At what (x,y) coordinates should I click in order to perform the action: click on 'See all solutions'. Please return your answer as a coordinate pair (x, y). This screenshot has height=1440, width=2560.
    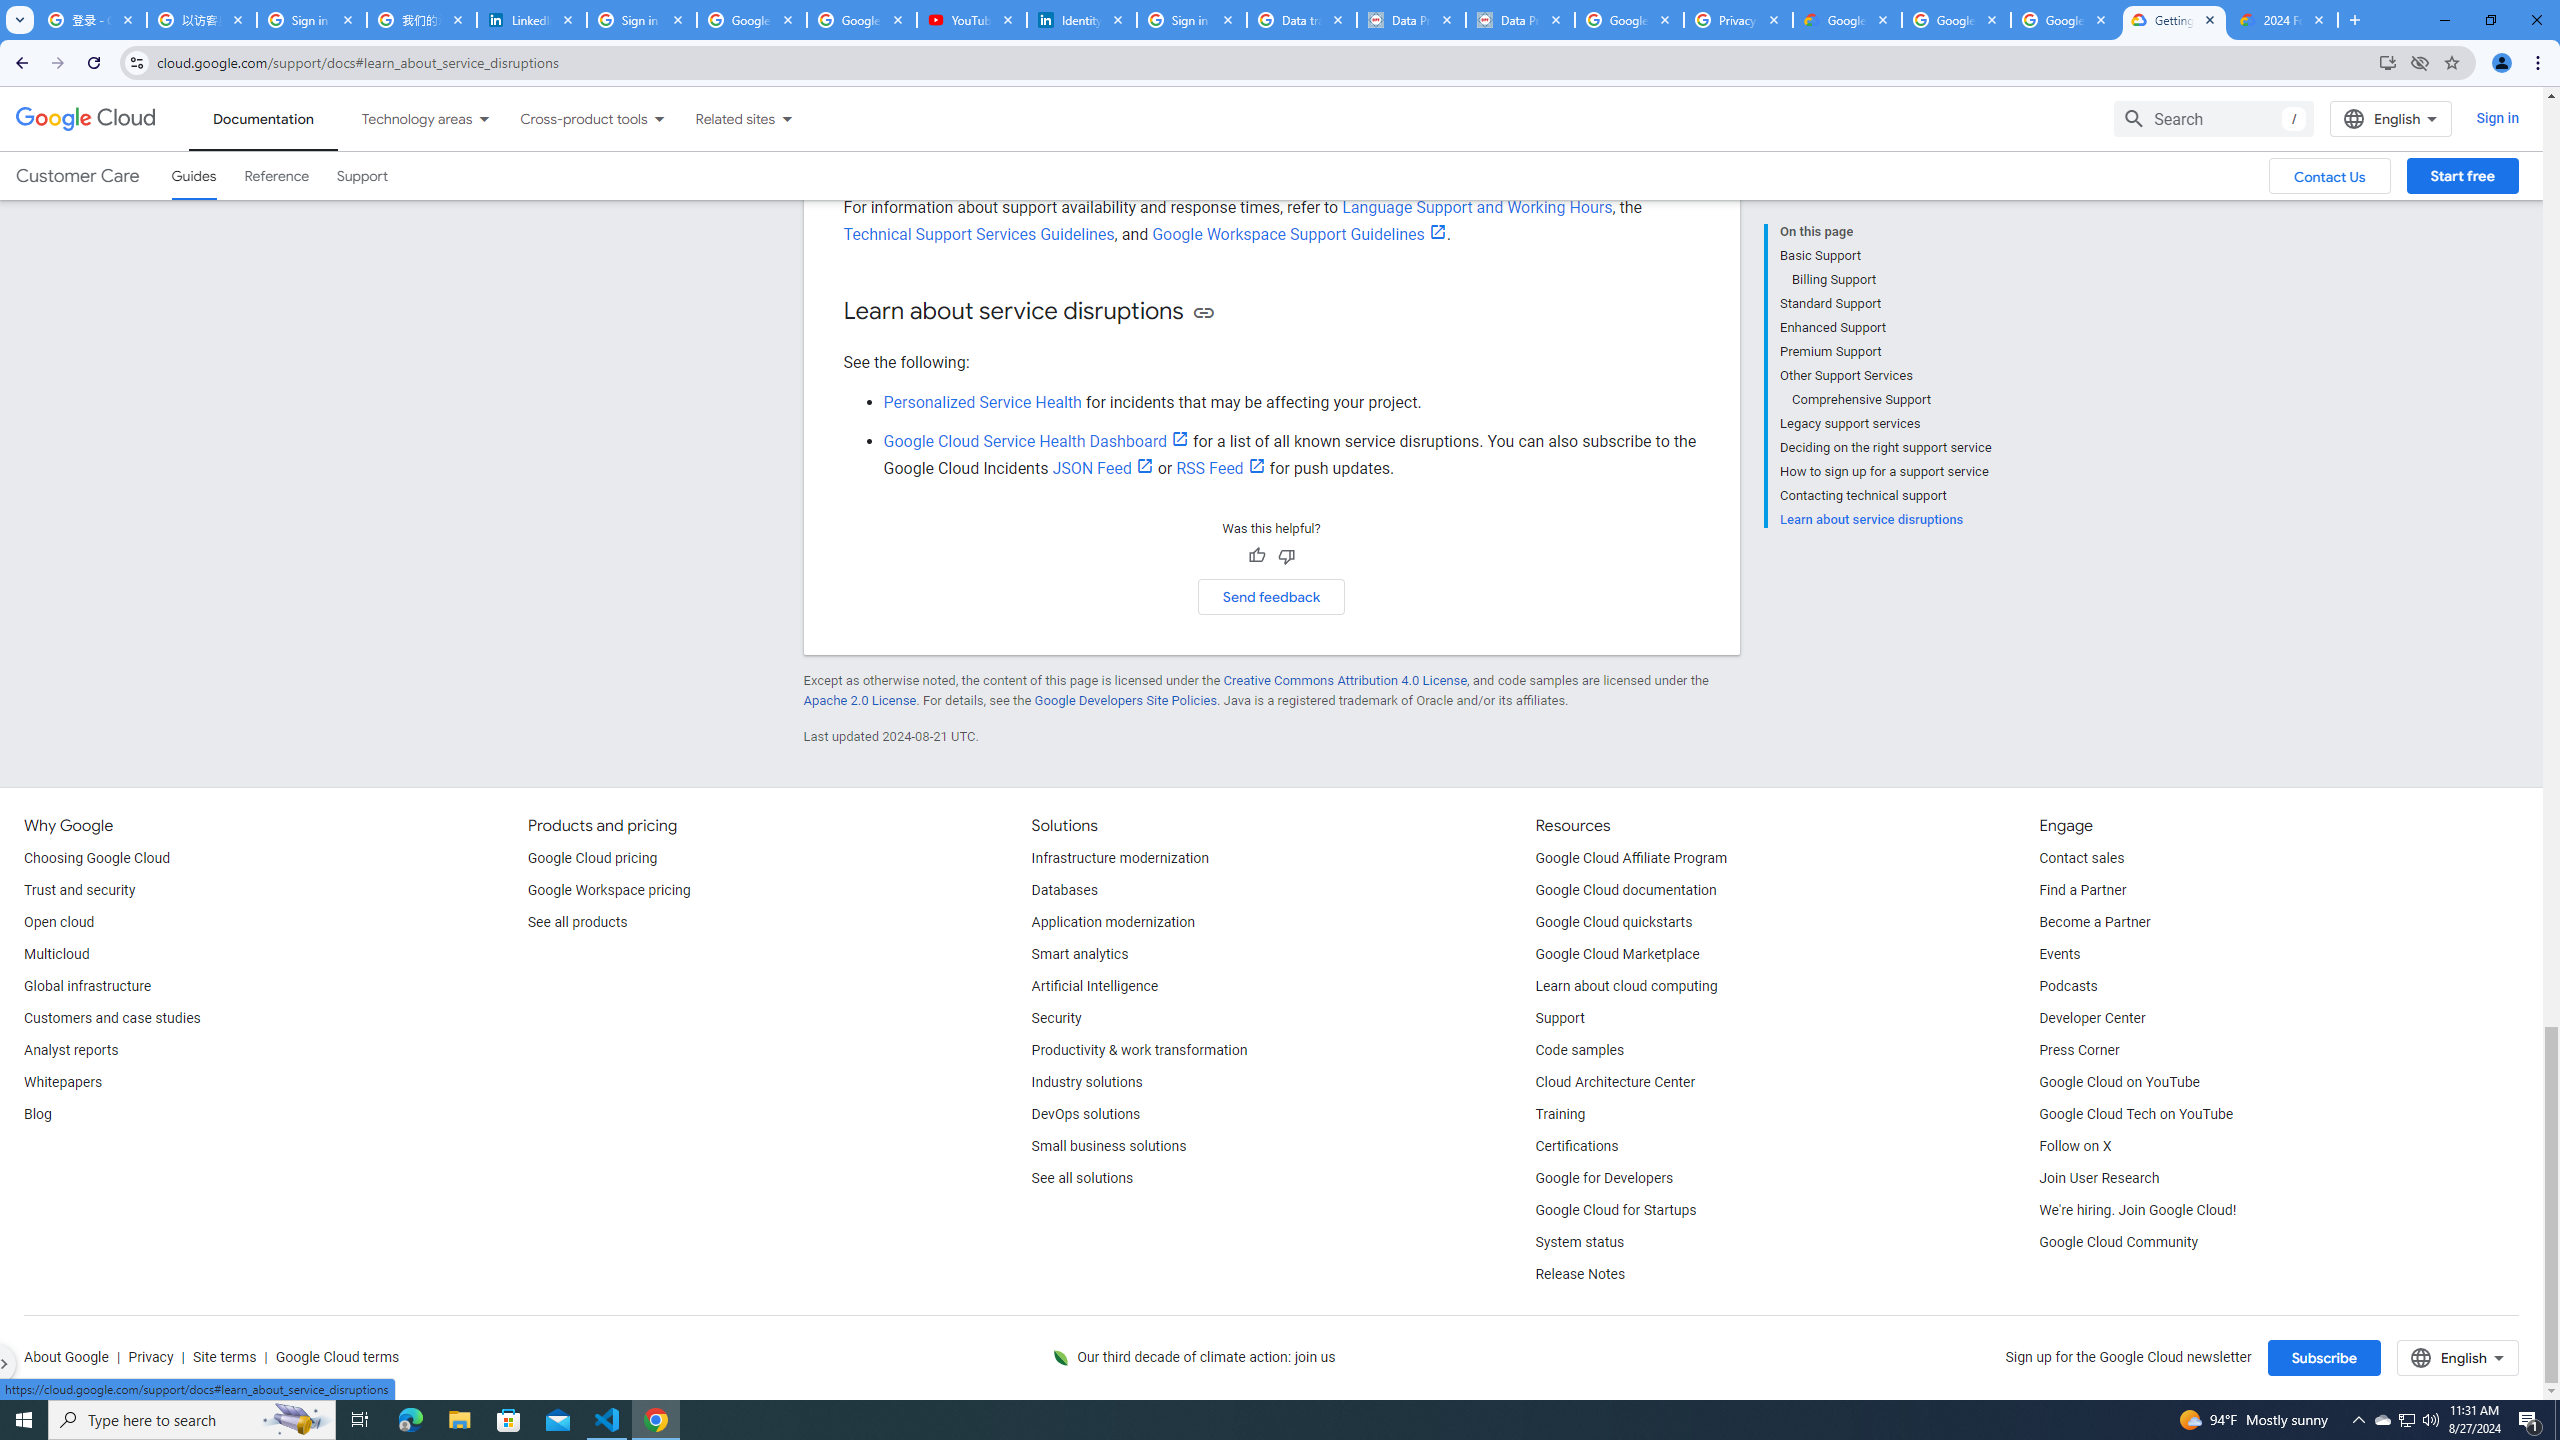
    Looking at the image, I should click on (1081, 1179).